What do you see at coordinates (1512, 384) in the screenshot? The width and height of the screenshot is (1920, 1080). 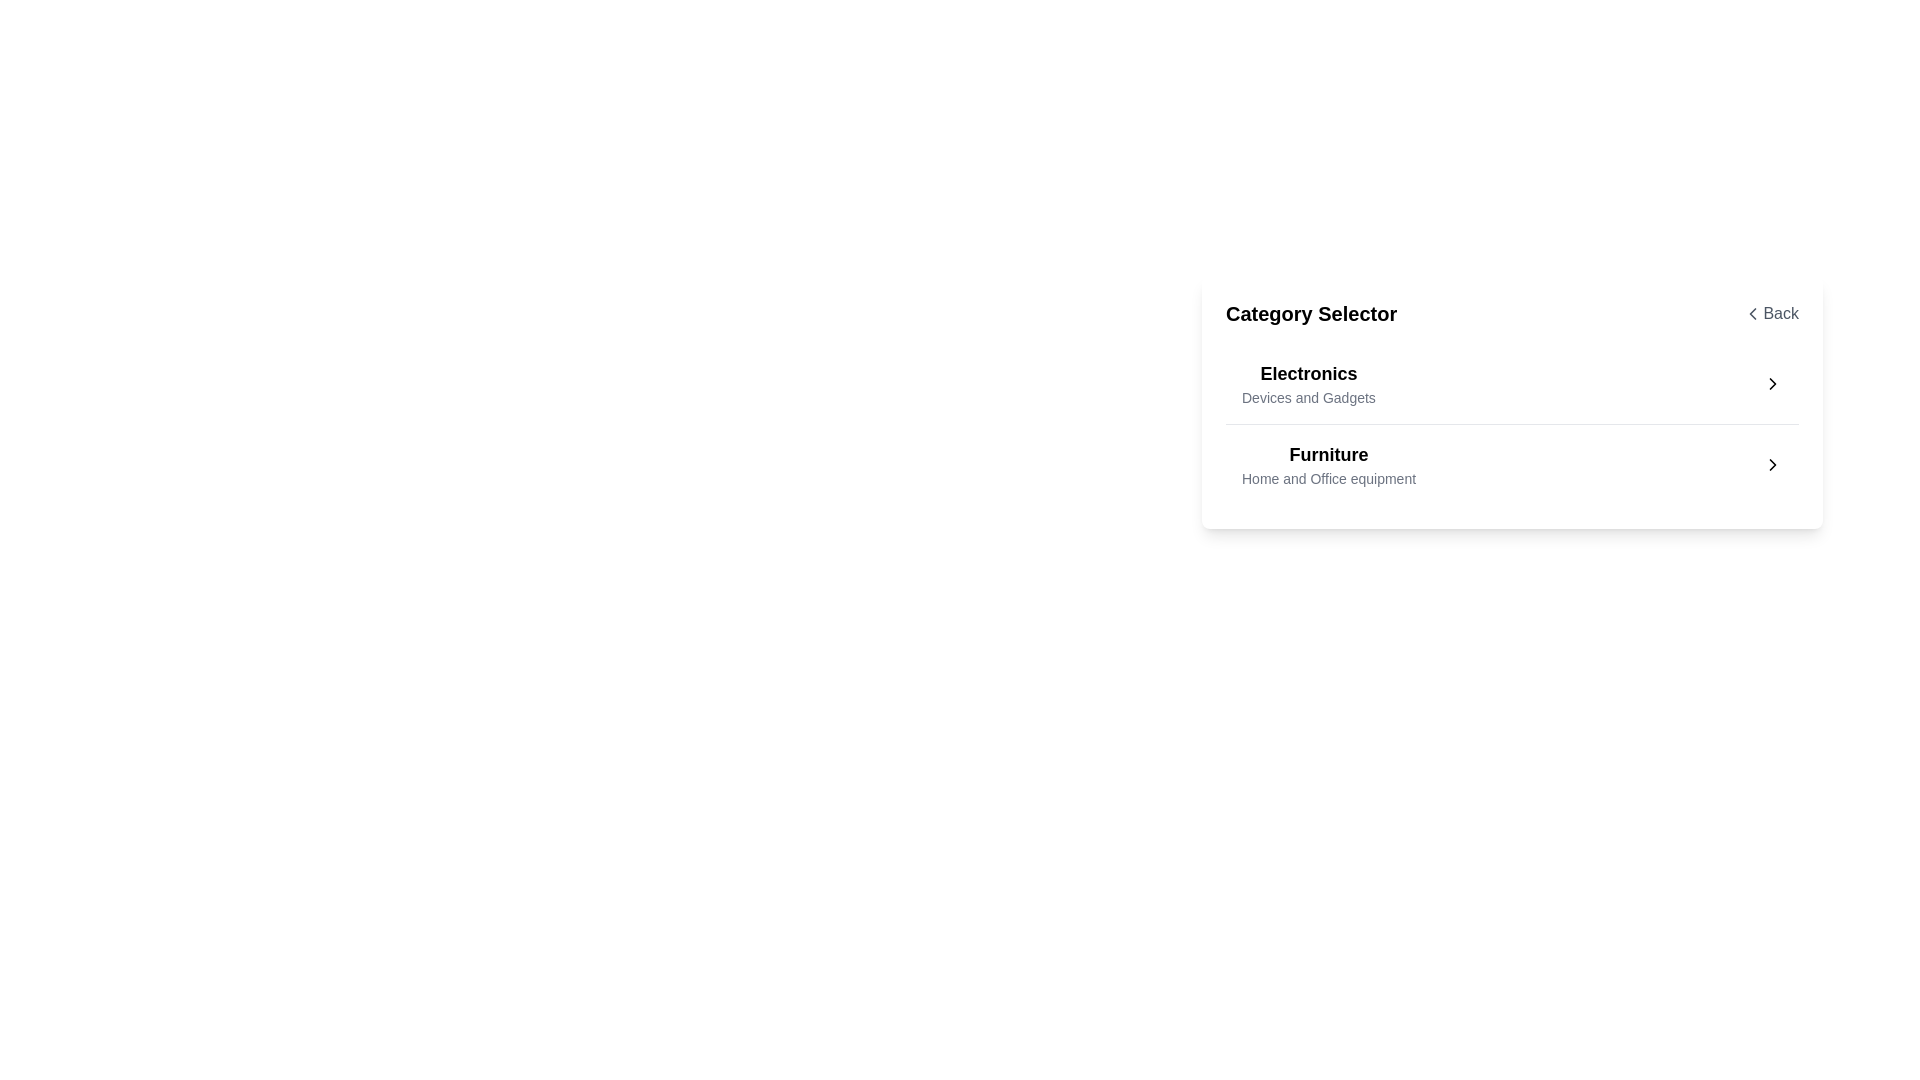 I see `the first list item representing the 'Electronics' category in the 'Category Selector'` at bounding box center [1512, 384].